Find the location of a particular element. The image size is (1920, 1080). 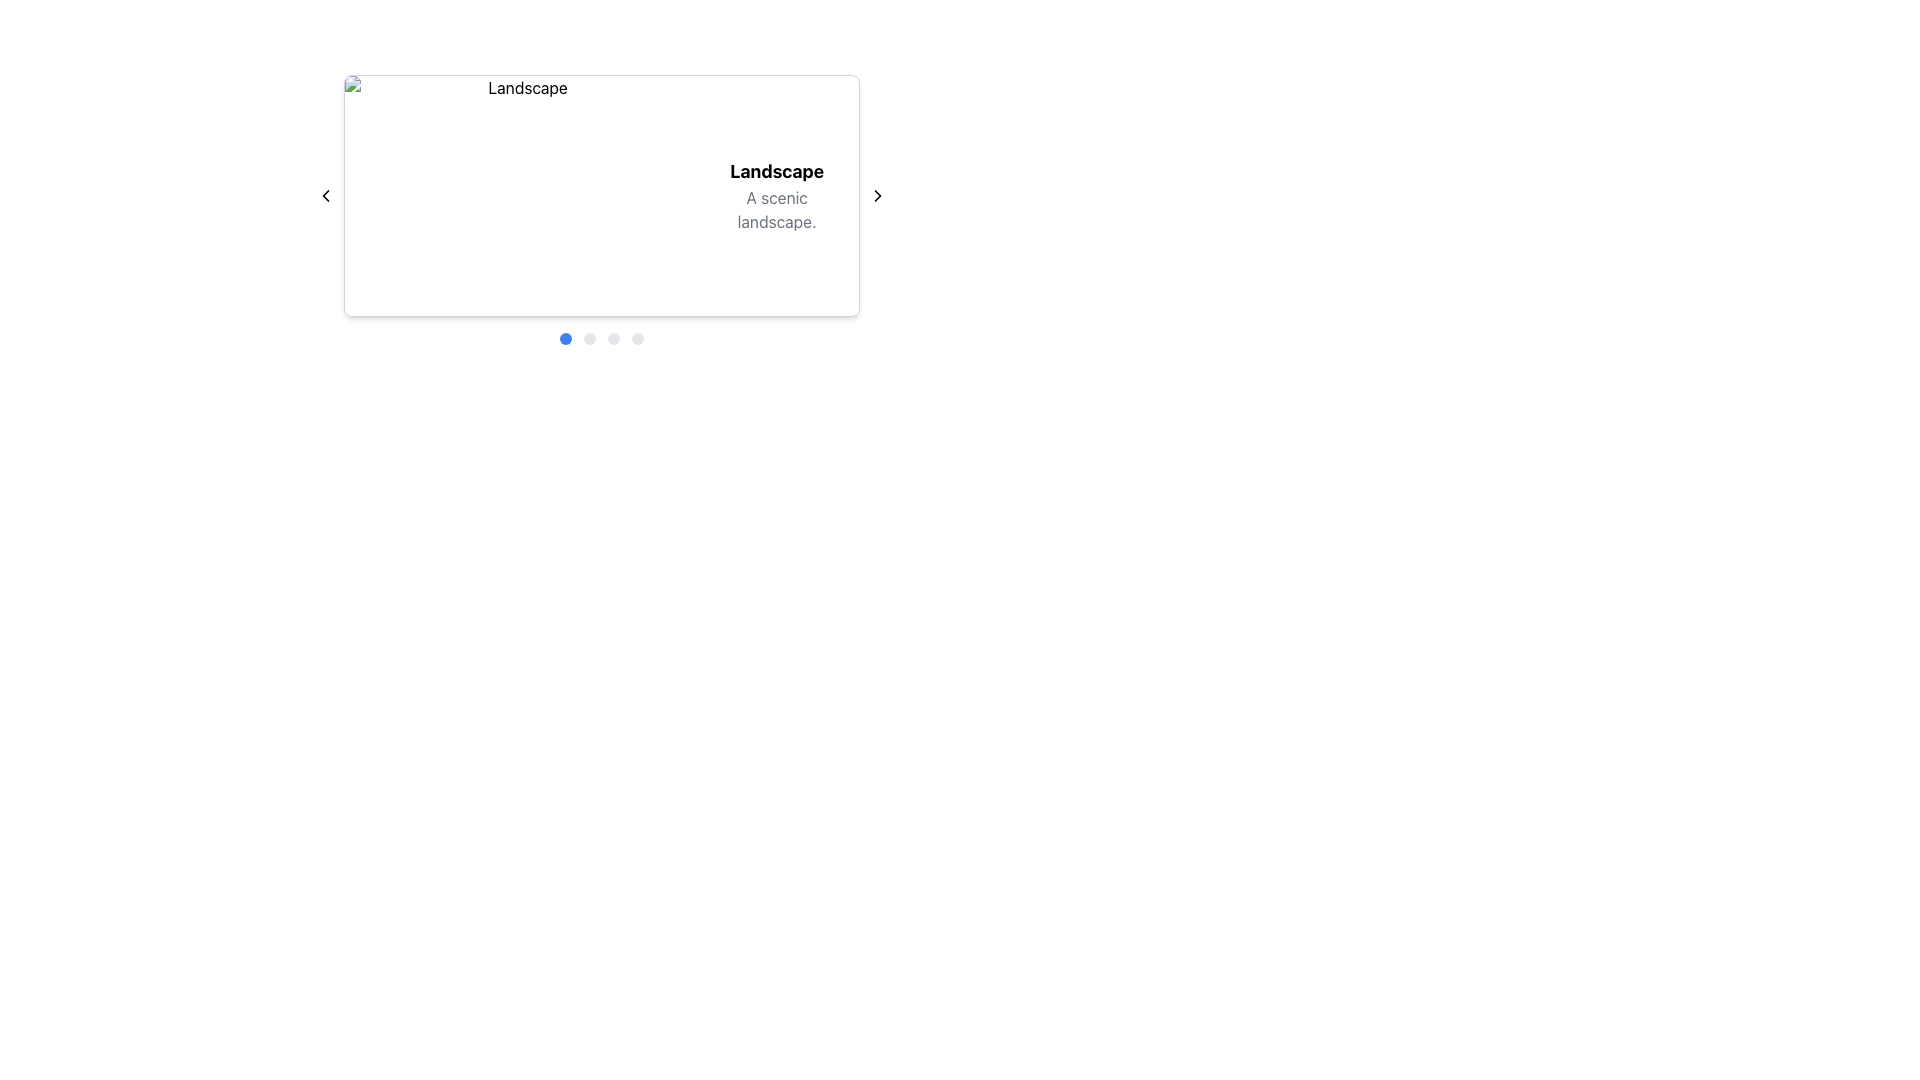

the chevron-right icon (class `lucide lucide-chevron-right`) is located at coordinates (878, 196).